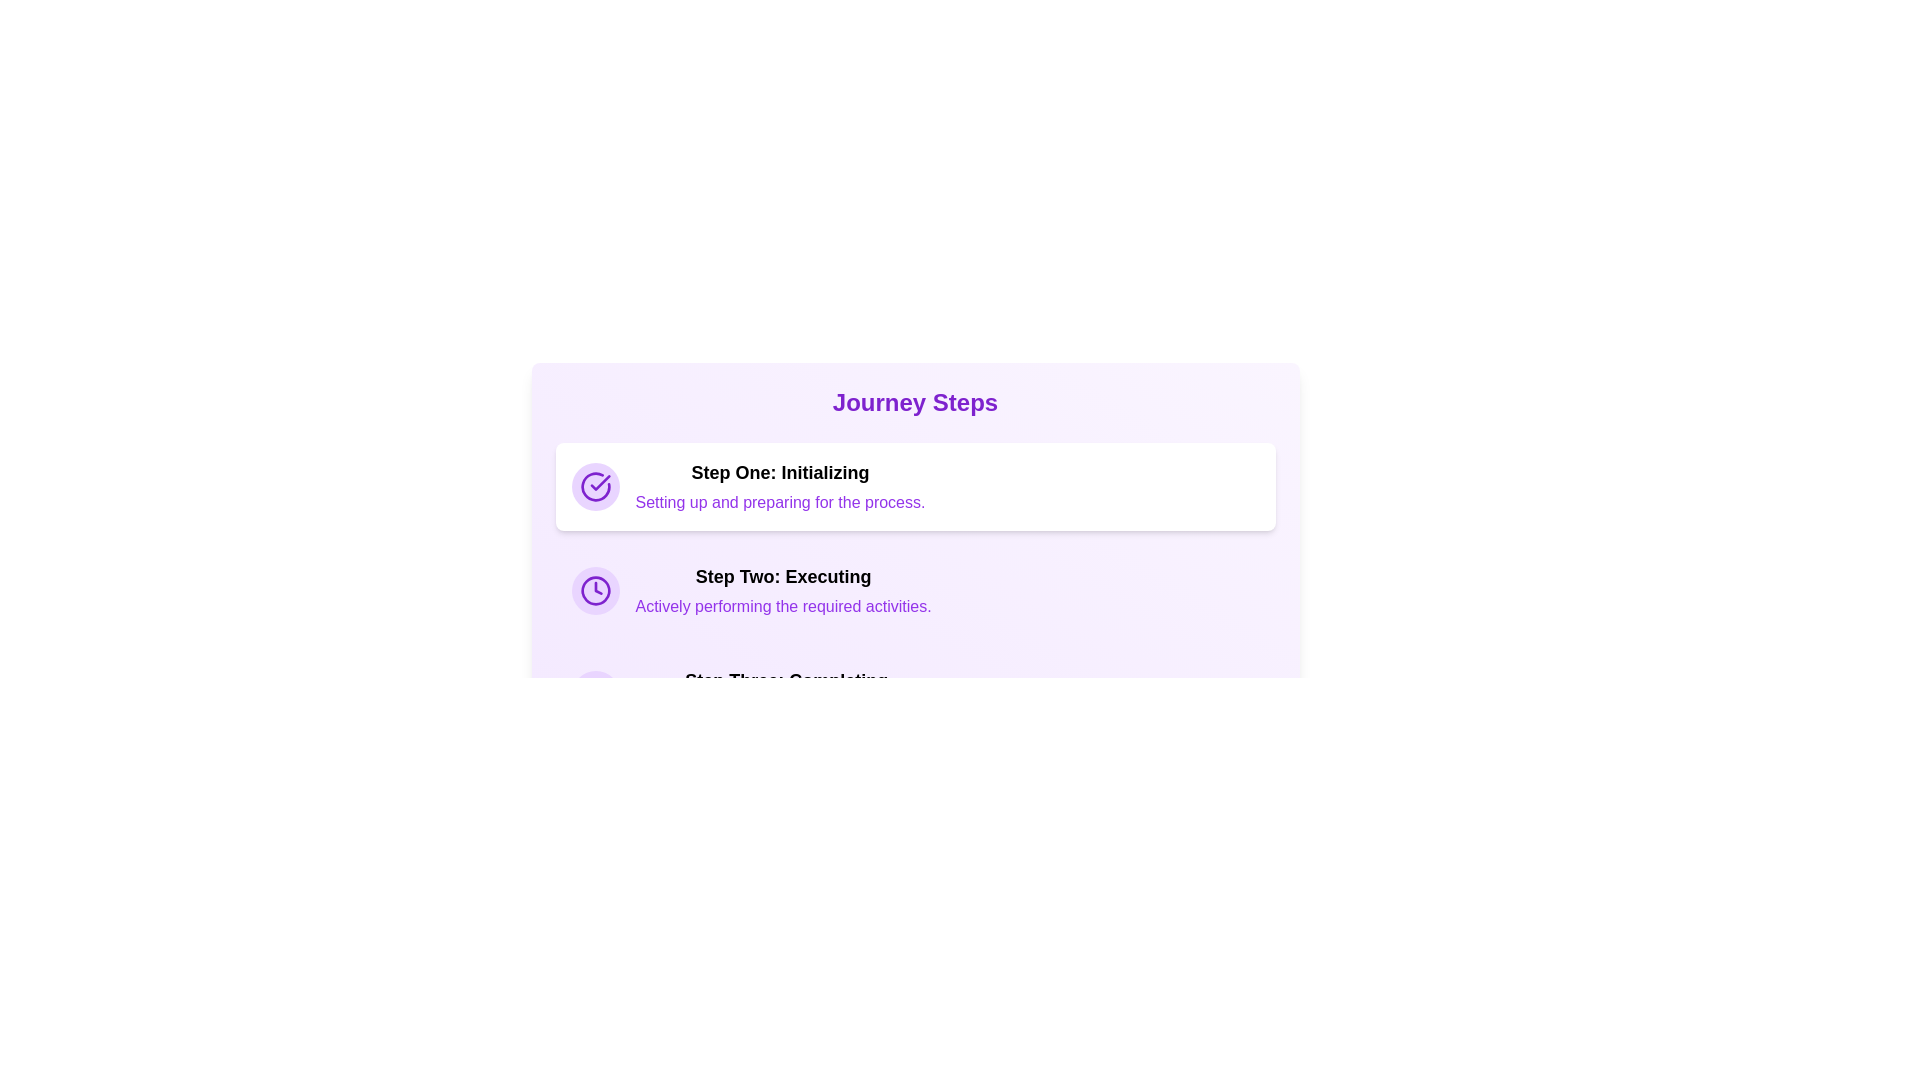  I want to click on the first Information card representing the initialization phase in the Journey Steps section, so click(914, 486).